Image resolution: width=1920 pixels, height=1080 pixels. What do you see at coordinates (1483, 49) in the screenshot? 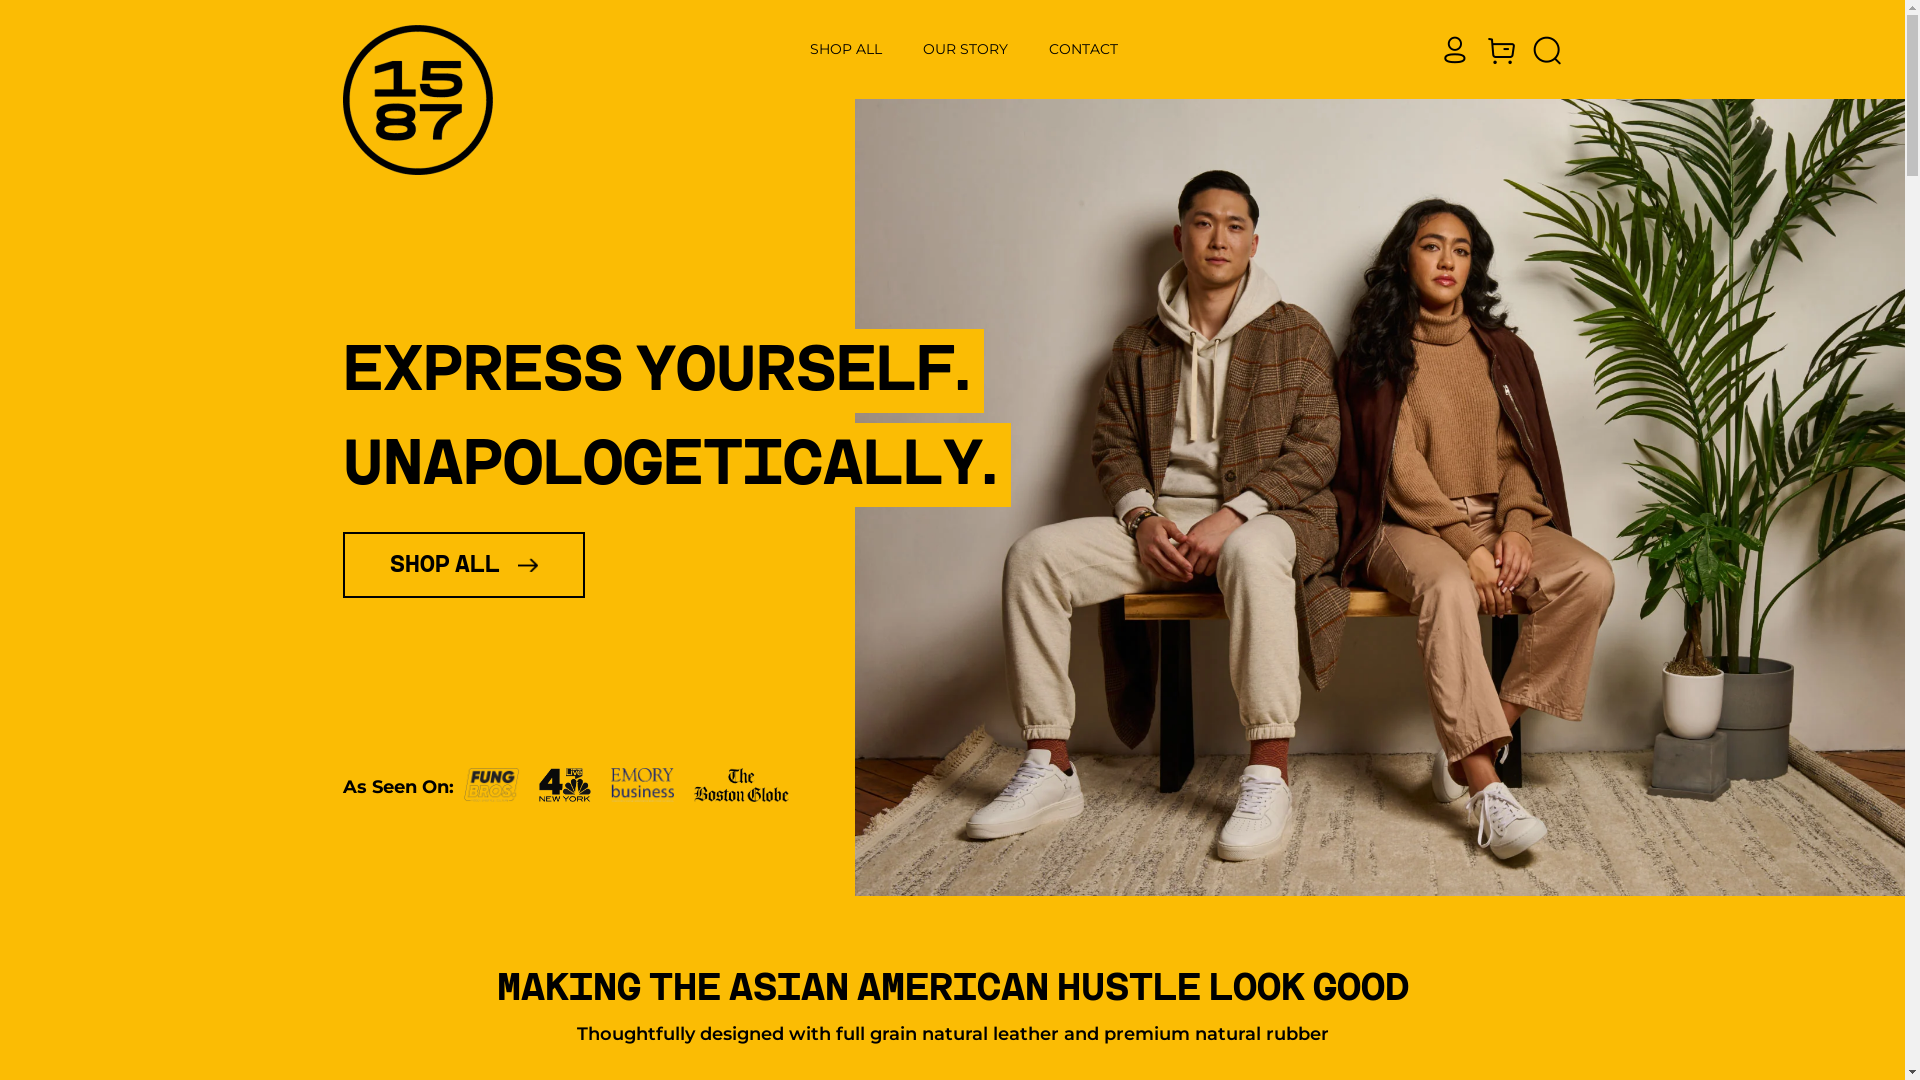
I see `'Cart'` at bounding box center [1483, 49].